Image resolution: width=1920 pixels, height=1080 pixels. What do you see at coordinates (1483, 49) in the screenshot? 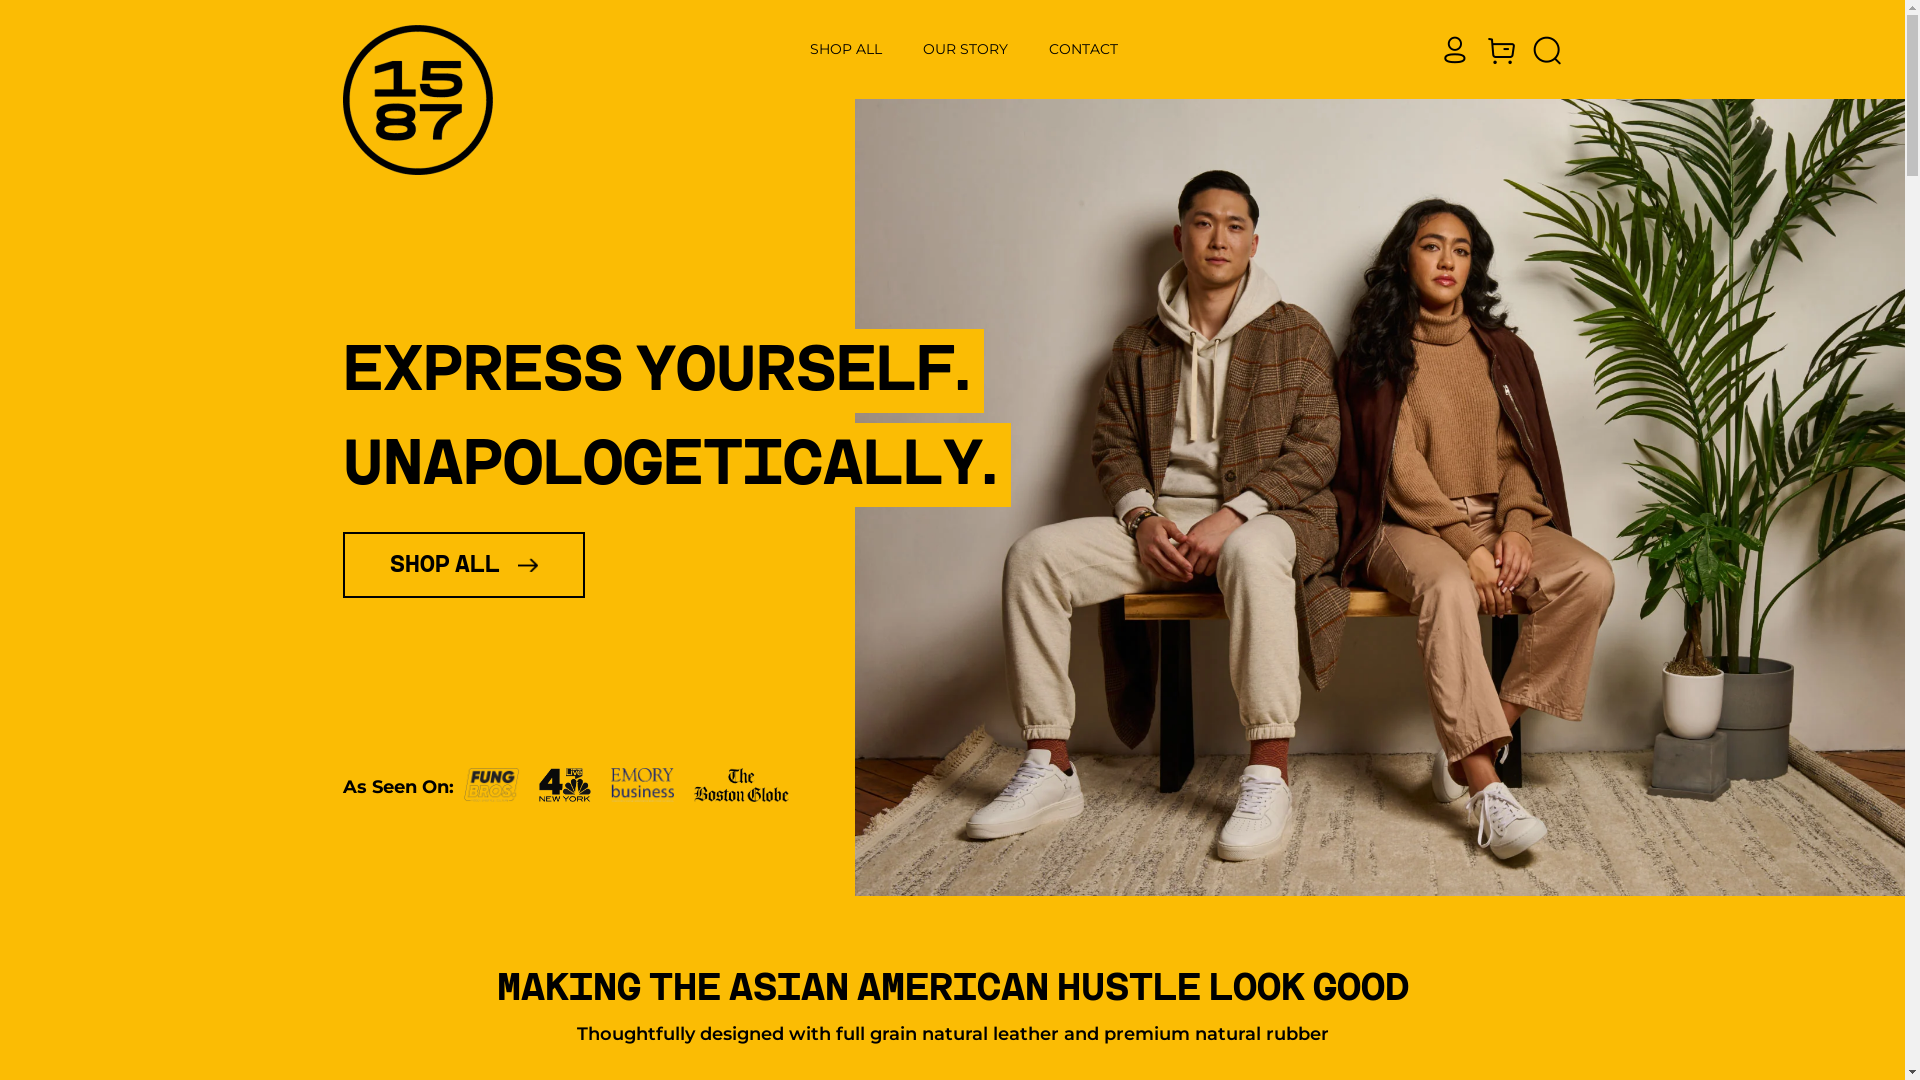
I see `'Cart'` at bounding box center [1483, 49].